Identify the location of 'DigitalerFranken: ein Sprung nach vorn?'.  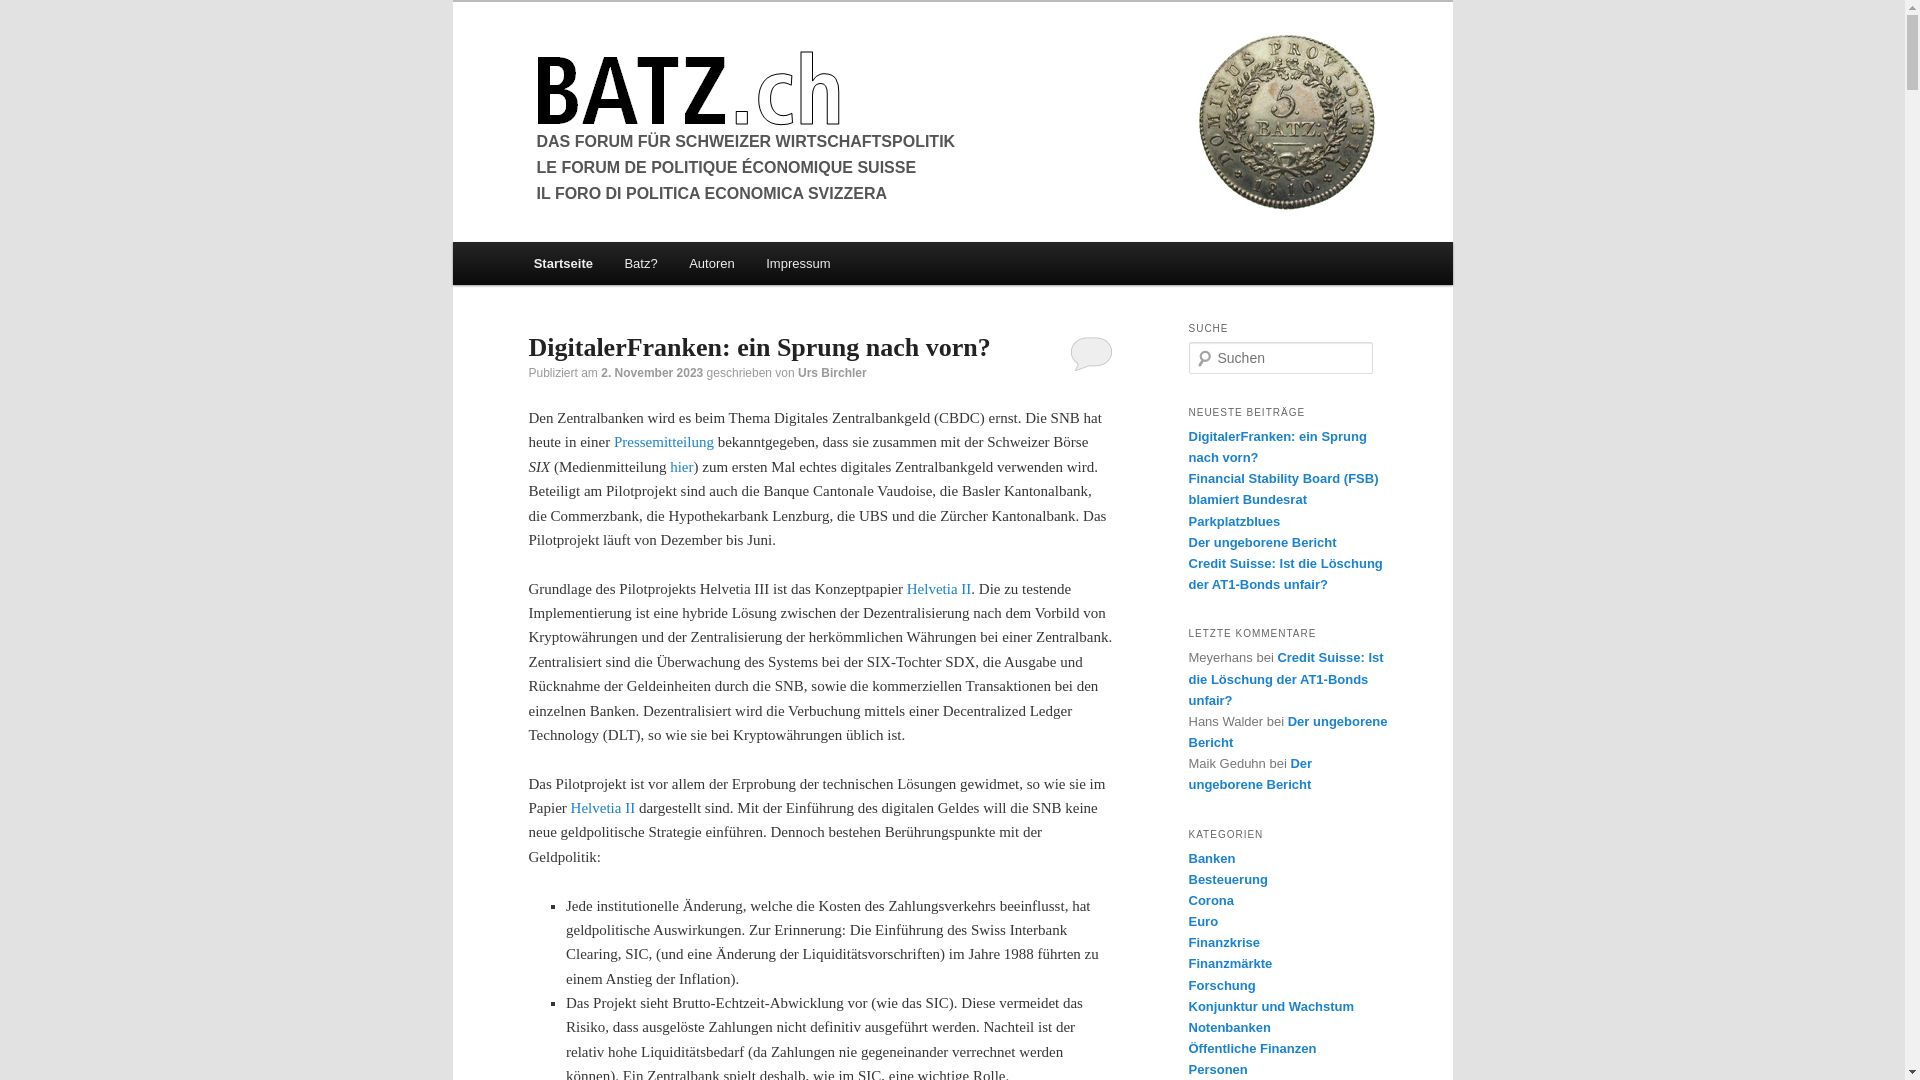
(757, 346).